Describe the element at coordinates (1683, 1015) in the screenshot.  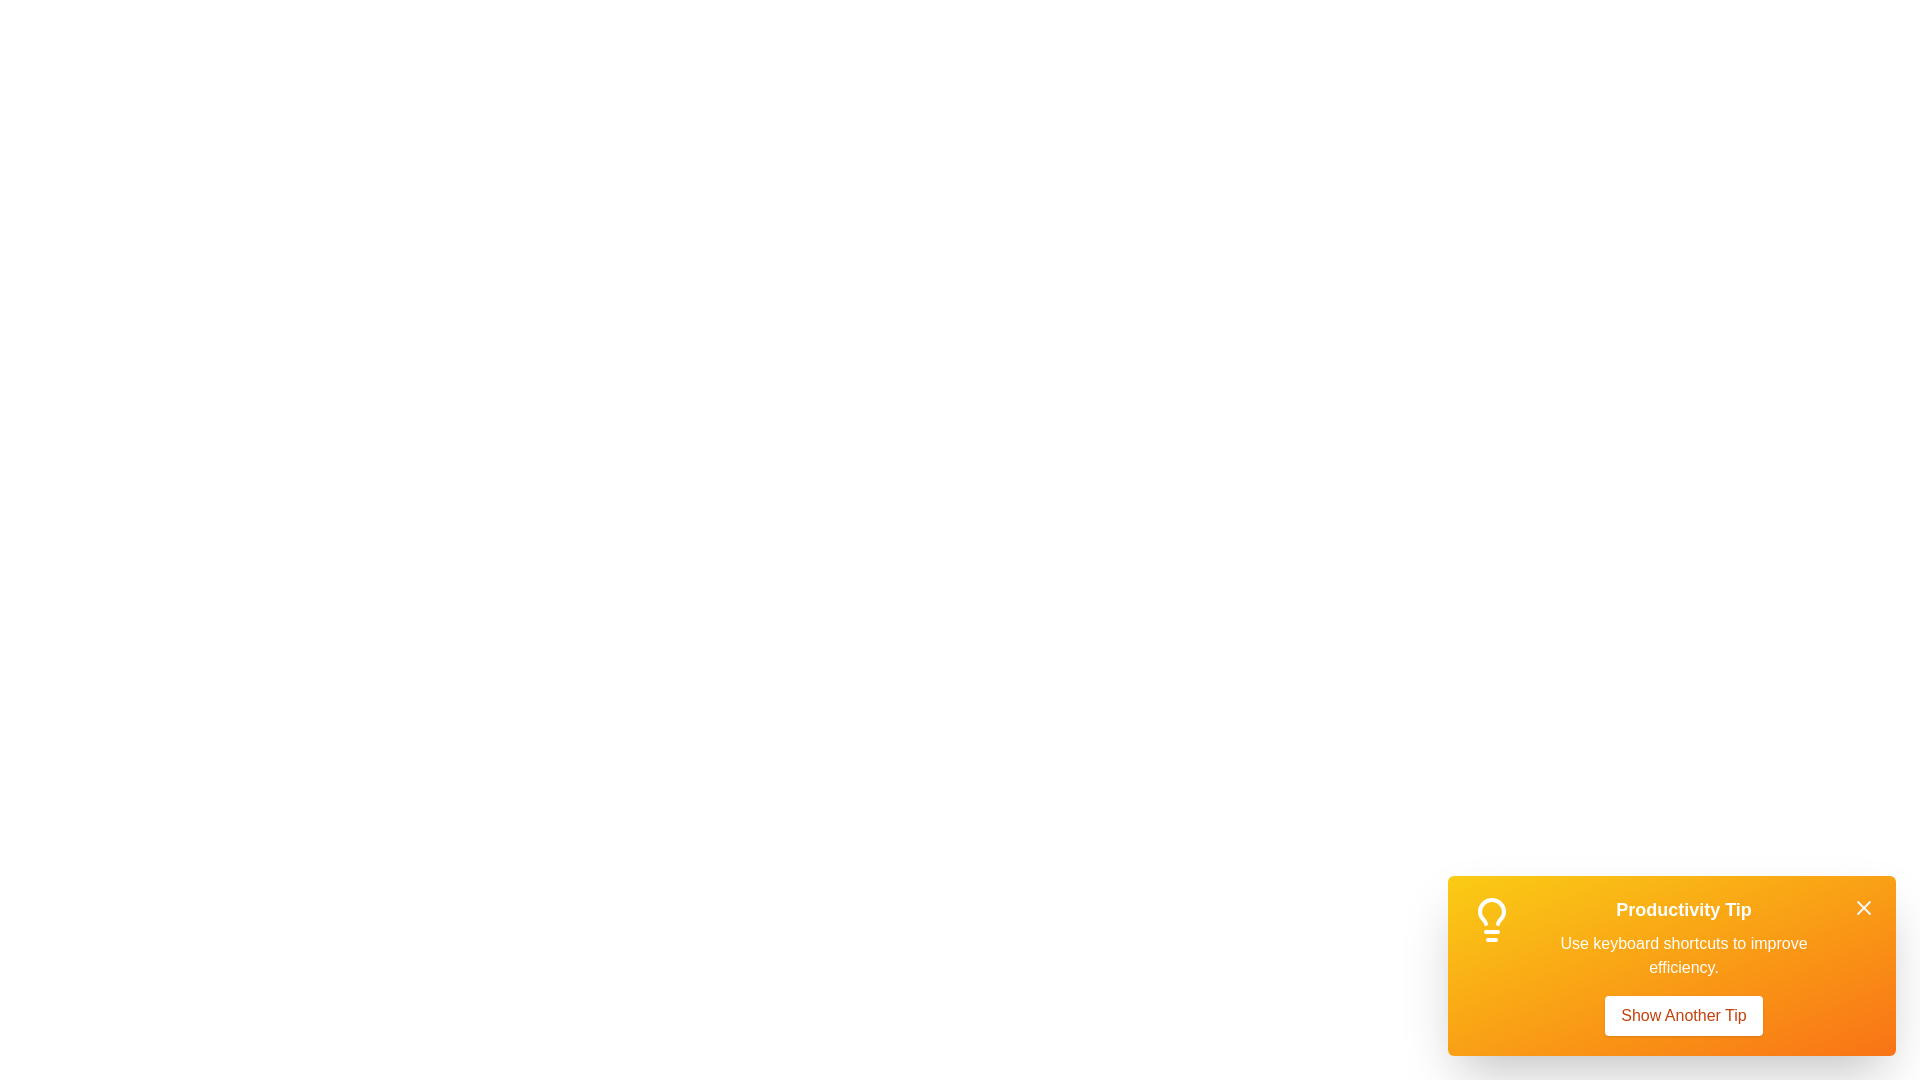
I see `'Show Another Tip' button to display the next productivity tip` at that location.